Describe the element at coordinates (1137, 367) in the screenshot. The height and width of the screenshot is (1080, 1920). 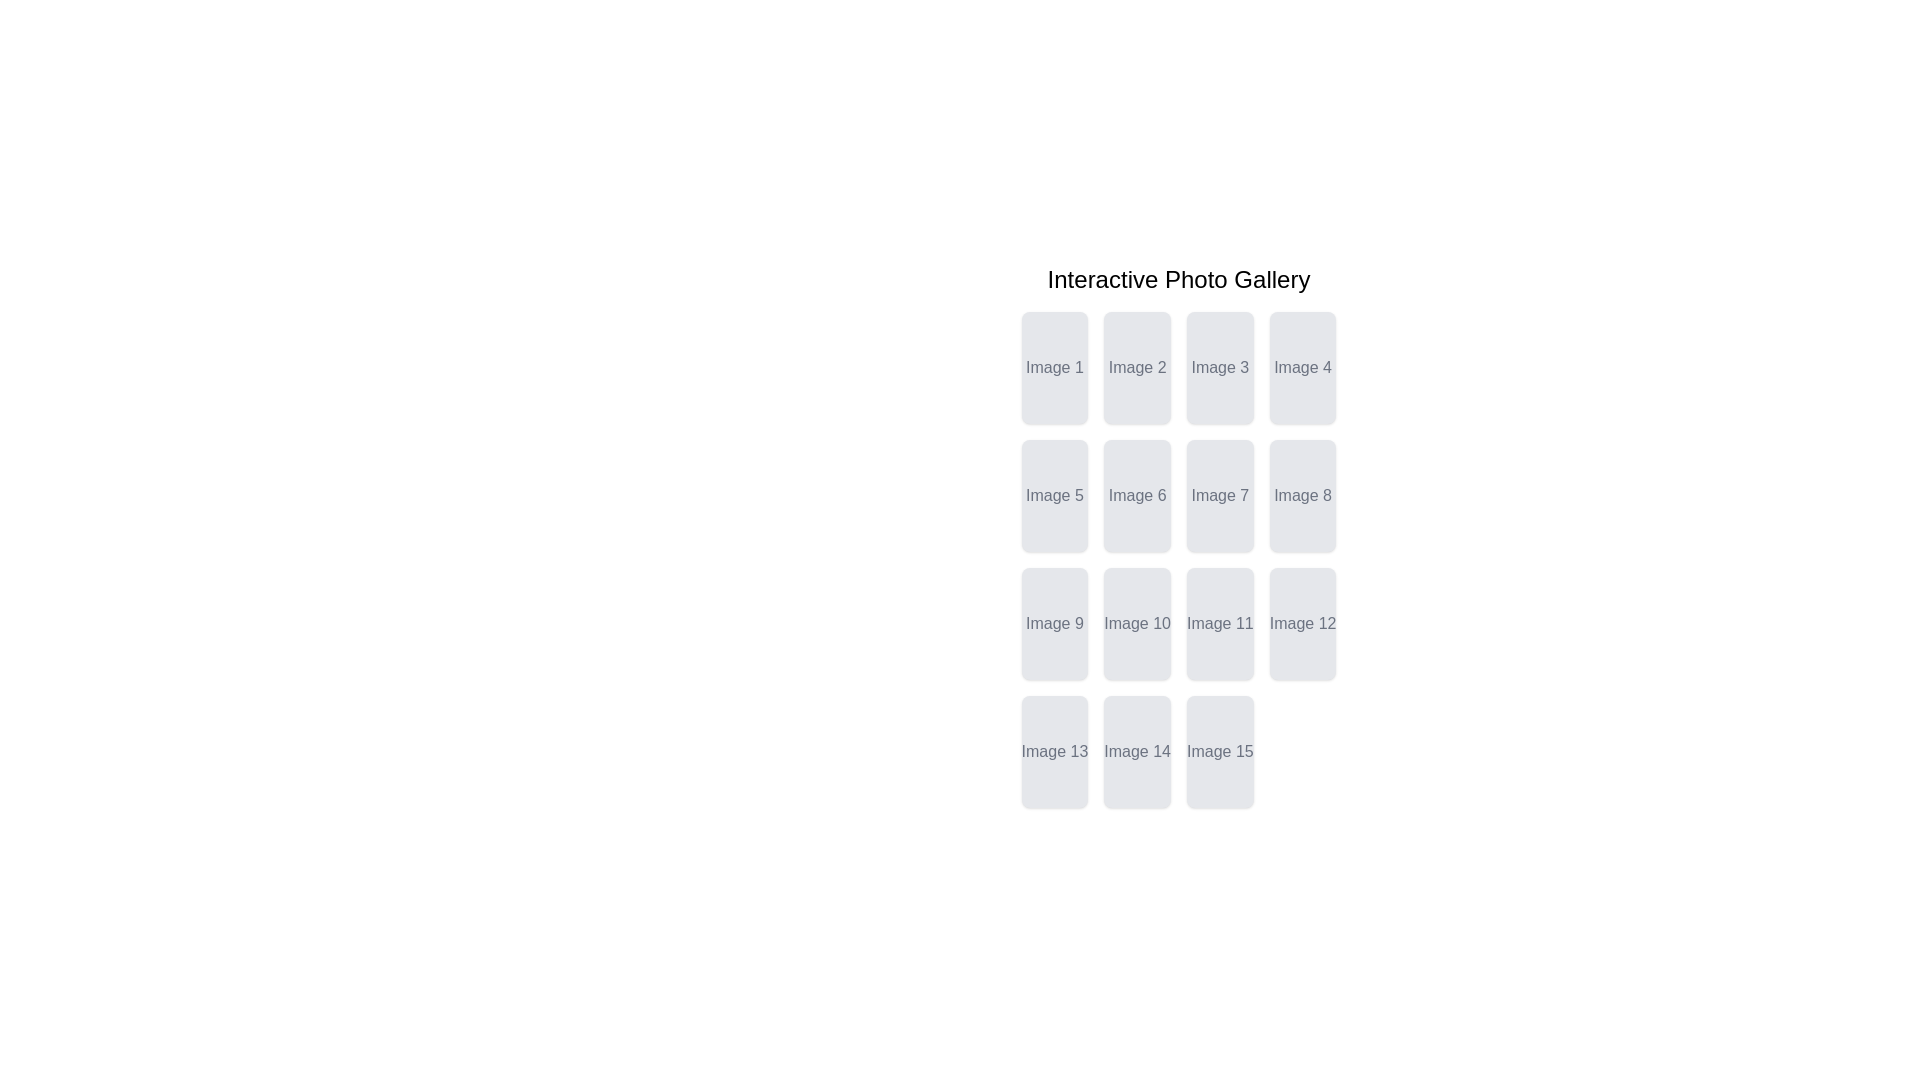
I see `the card element labeled 'Image 2' in the grid layout, which has a light background and rounded corners, located in the first row and second column` at that location.